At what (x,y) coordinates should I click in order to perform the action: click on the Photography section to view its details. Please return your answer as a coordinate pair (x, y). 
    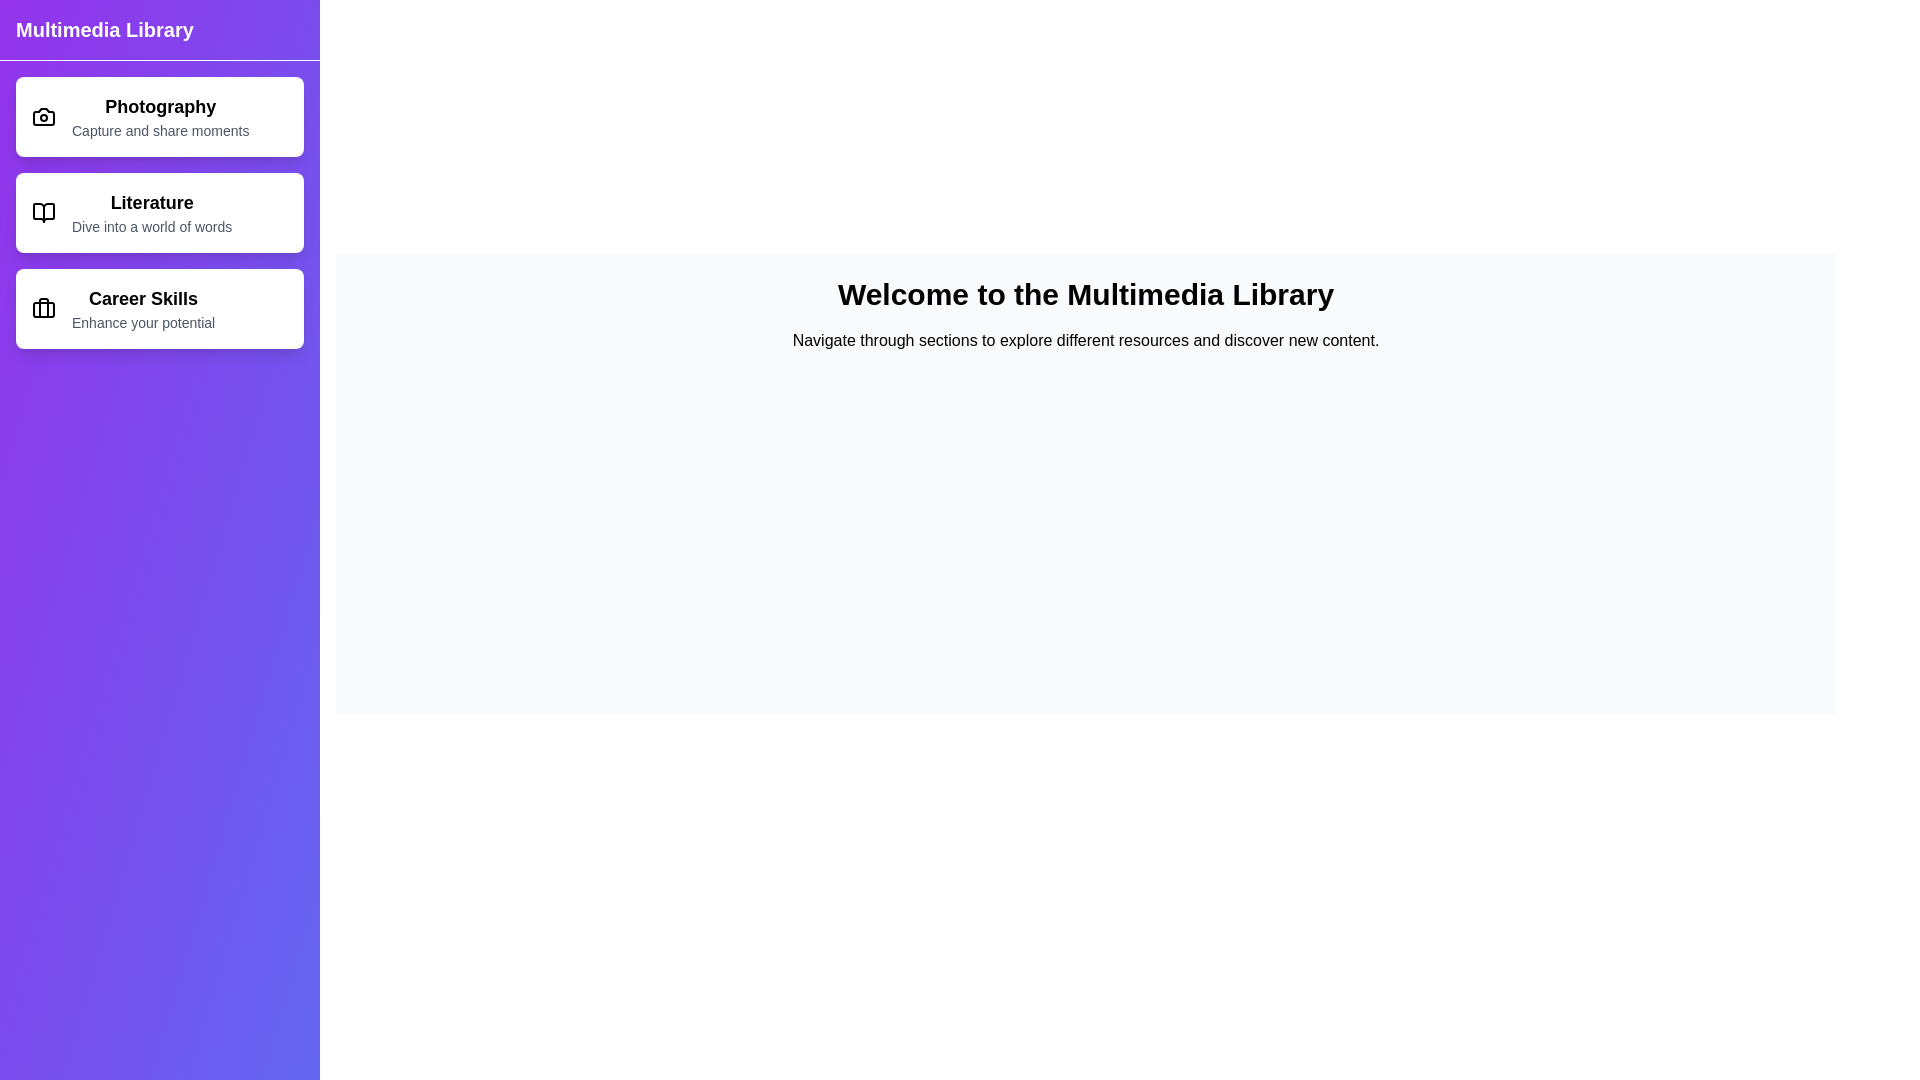
    Looking at the image, I should click on (158, 116).